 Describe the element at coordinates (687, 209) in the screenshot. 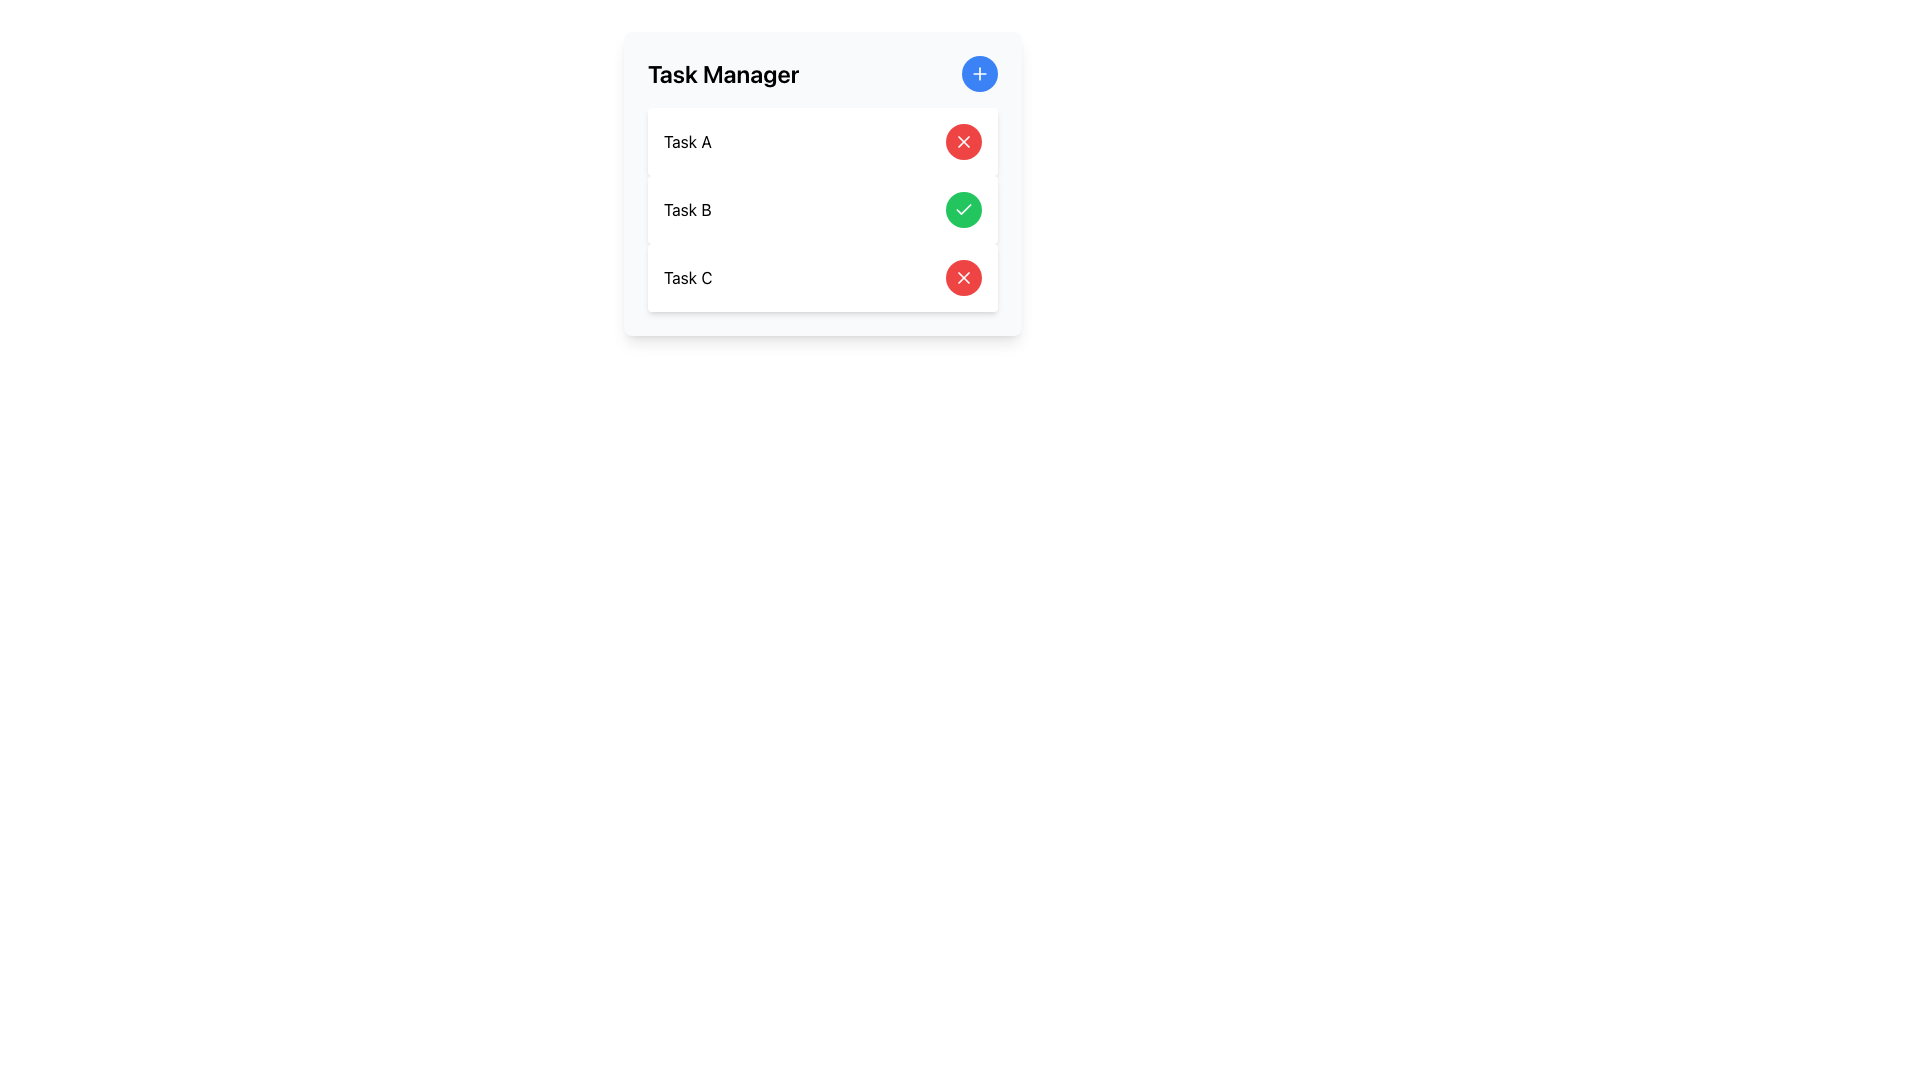

I see `static text label displaying 'Task B', which is a black text label located in the second row of the task list interface` at that location.